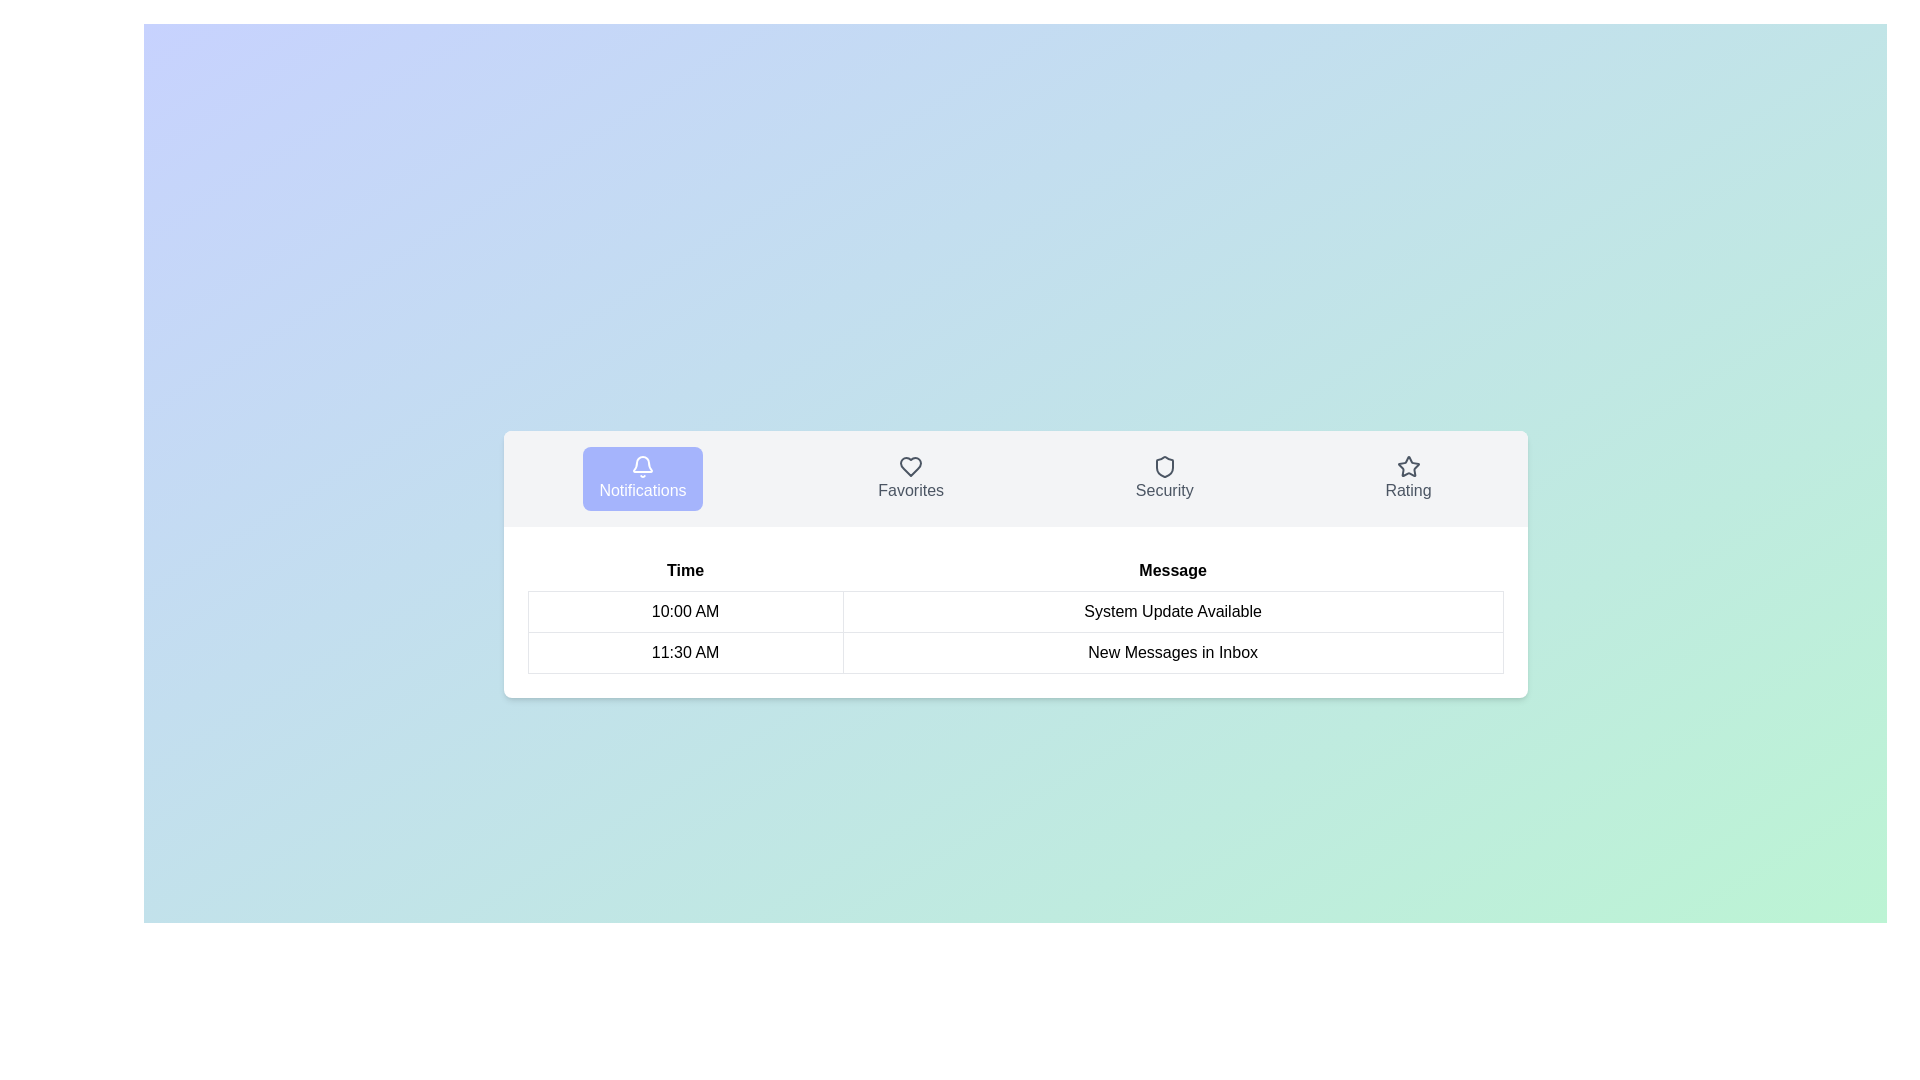 This screenshot has height=1080, width=1920. Describe the element at coordinates (1407, 490) in the screenshot. I see `the 'Rating' text label displayed in gray beneath the star icon` at that location.